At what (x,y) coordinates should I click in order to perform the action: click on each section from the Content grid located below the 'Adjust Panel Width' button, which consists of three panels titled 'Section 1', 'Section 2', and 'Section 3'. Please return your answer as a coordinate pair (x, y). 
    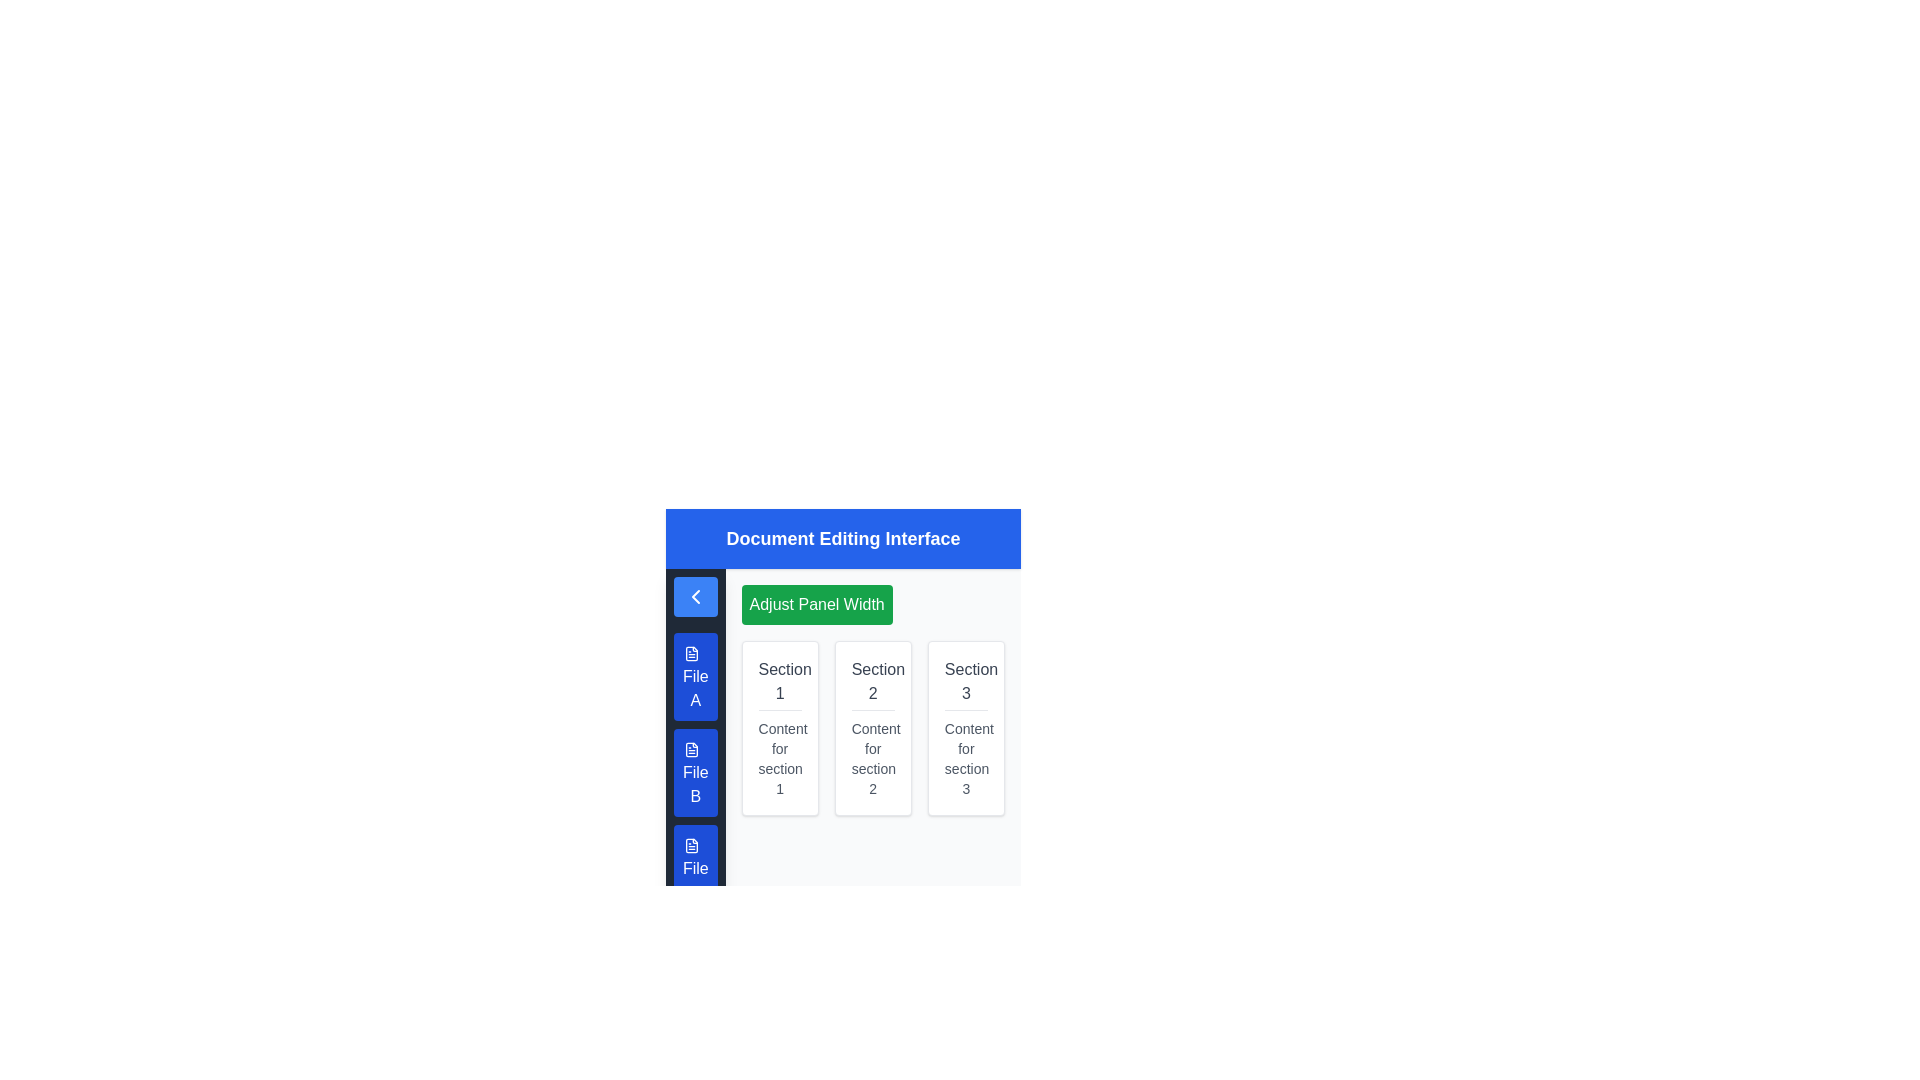
    Looking at the image, I should click on (873, 728).